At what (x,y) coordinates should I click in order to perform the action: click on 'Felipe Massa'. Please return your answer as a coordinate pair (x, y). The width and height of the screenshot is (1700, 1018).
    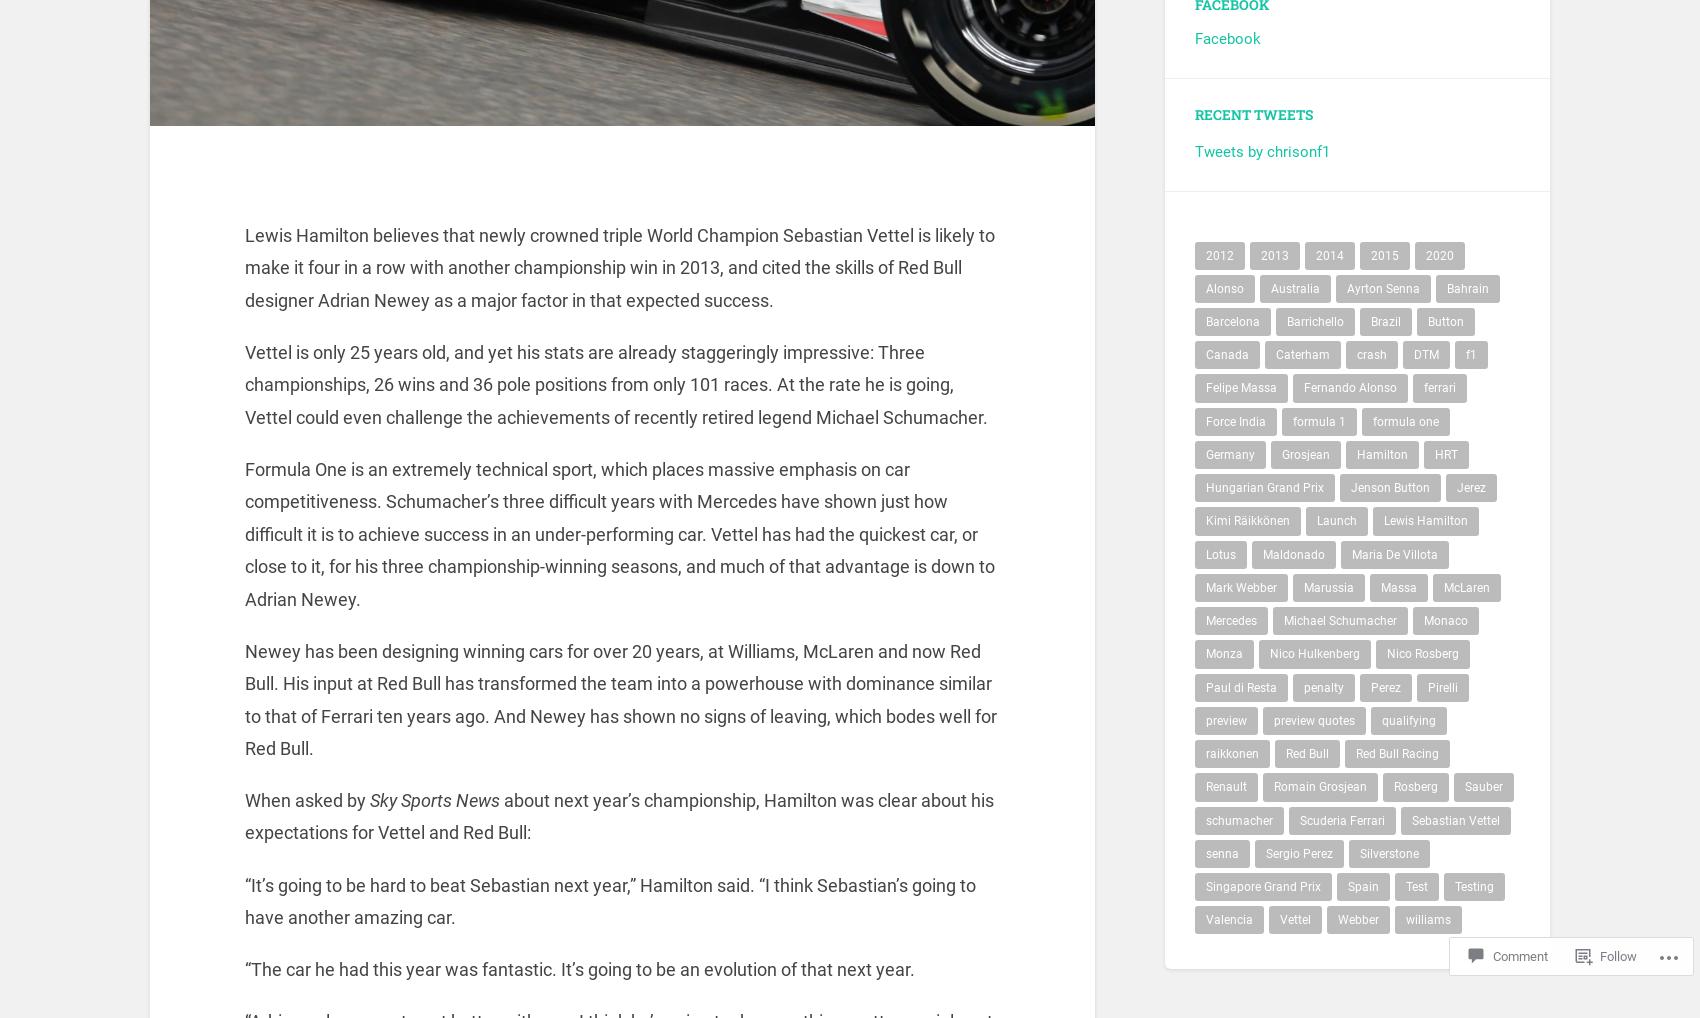
    Looking at the image, I should click on (1240, 399).